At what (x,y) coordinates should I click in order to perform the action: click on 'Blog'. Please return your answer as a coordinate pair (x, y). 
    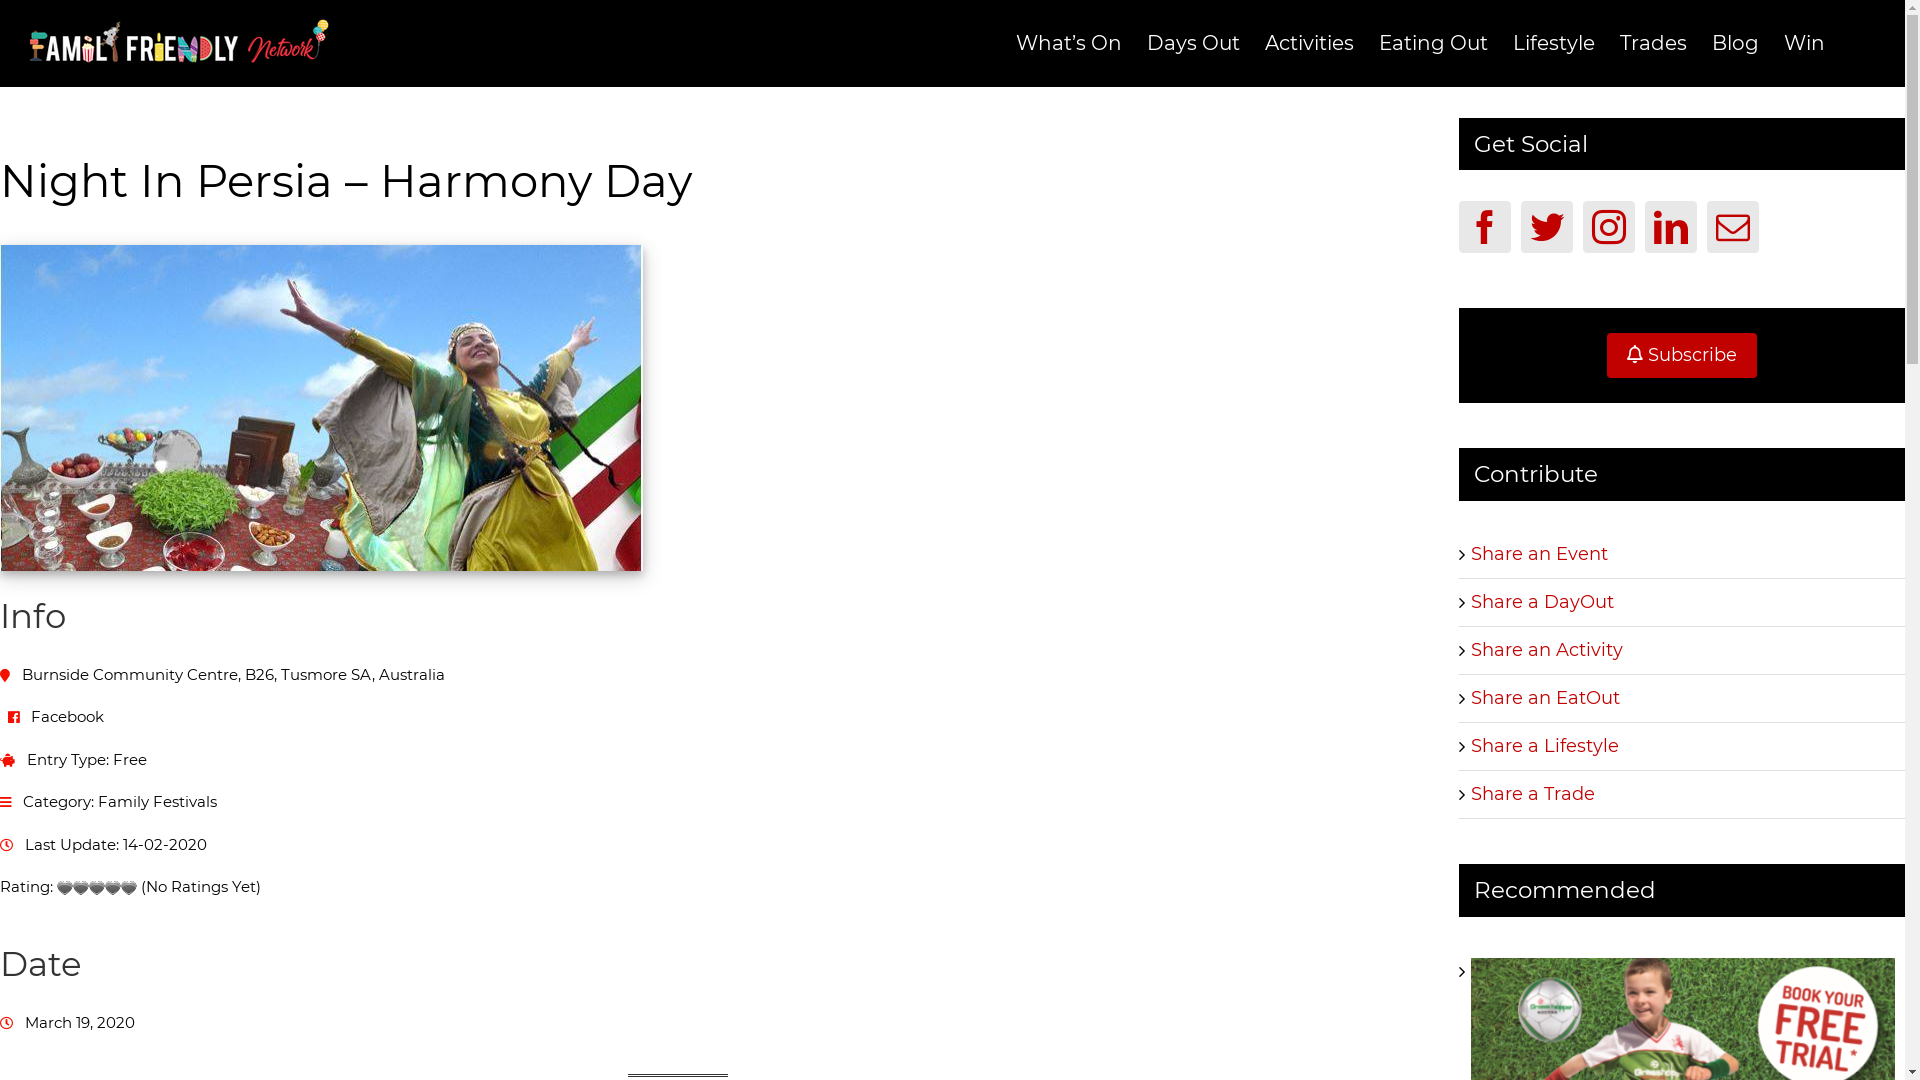
    Looking at the image, I should click on (1711, 43).